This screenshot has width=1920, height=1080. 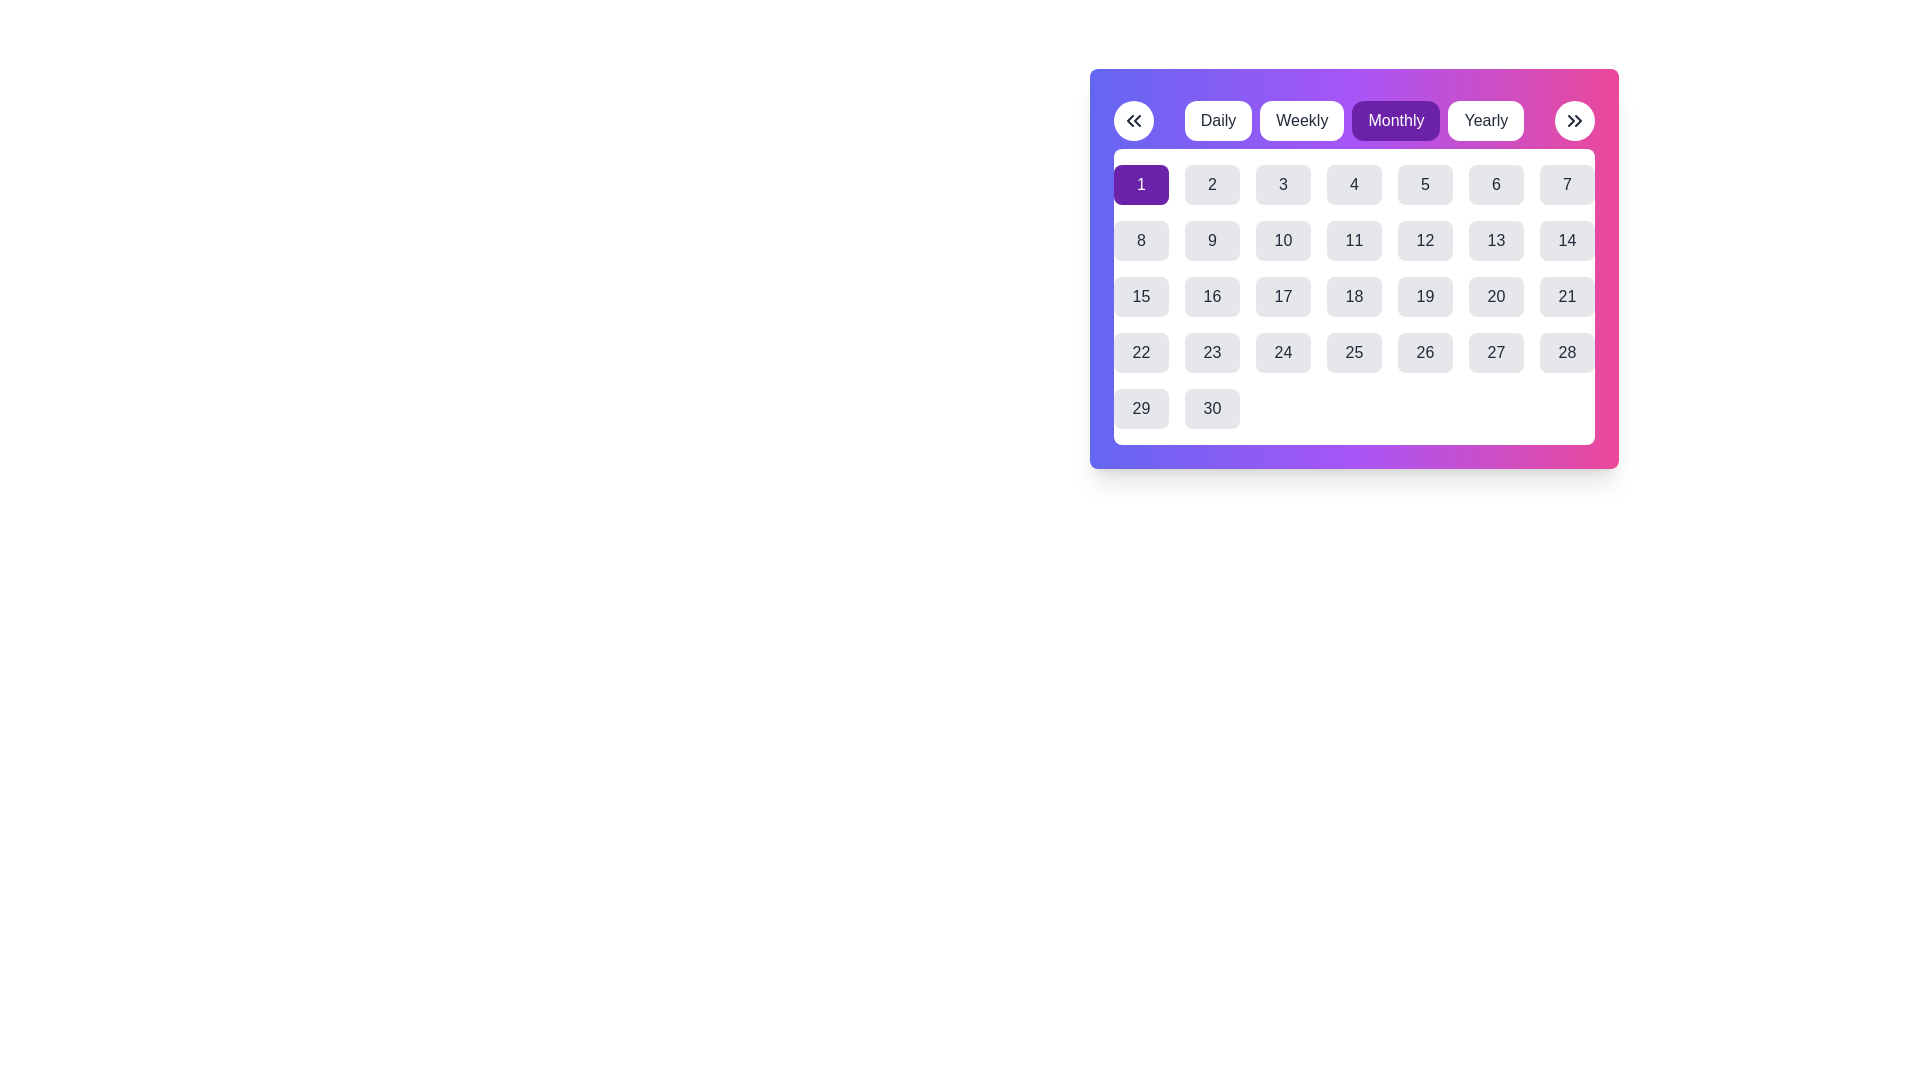 I want to click on the button marked '3' in the calendar interface, so click(x=1283, y=185).